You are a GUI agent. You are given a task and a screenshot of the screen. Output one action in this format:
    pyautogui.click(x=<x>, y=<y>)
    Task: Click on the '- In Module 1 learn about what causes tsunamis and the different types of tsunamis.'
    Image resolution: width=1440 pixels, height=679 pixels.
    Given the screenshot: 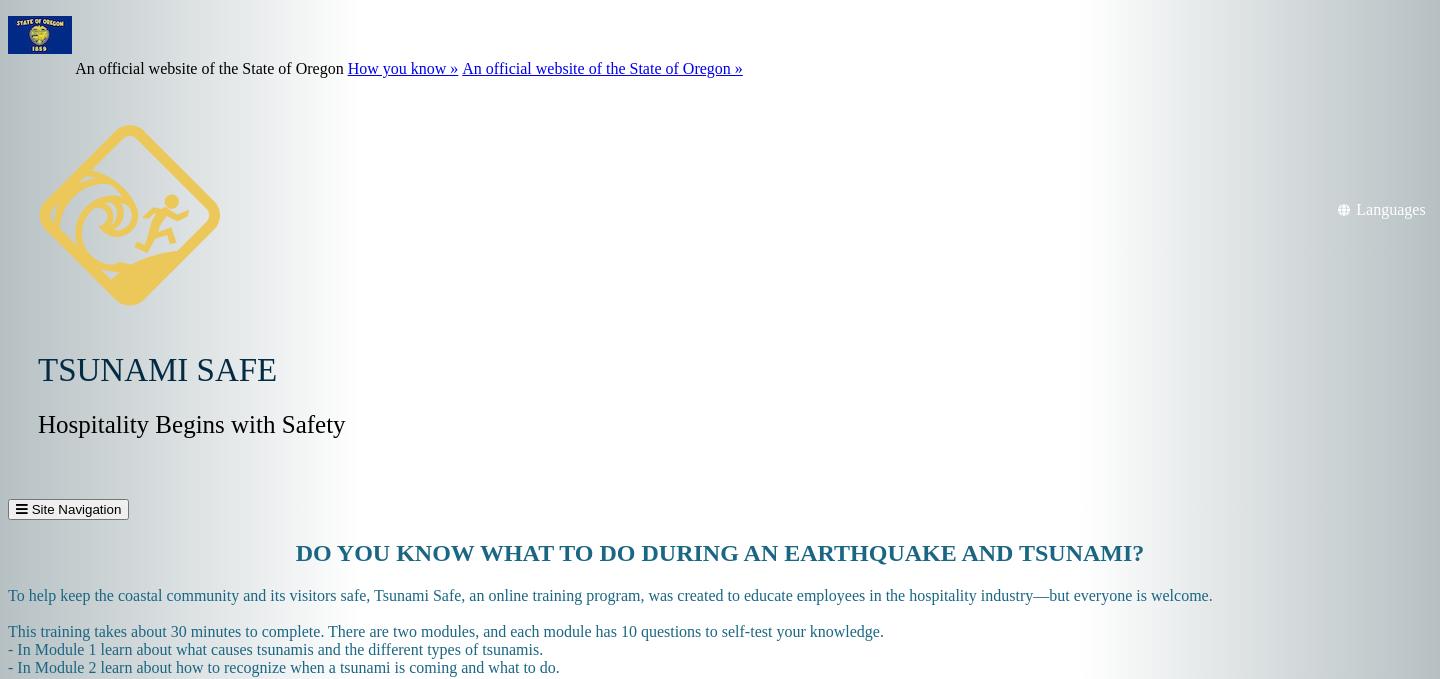 What is the action you would take?
    pyautogui.click(x=7, y=649)
    